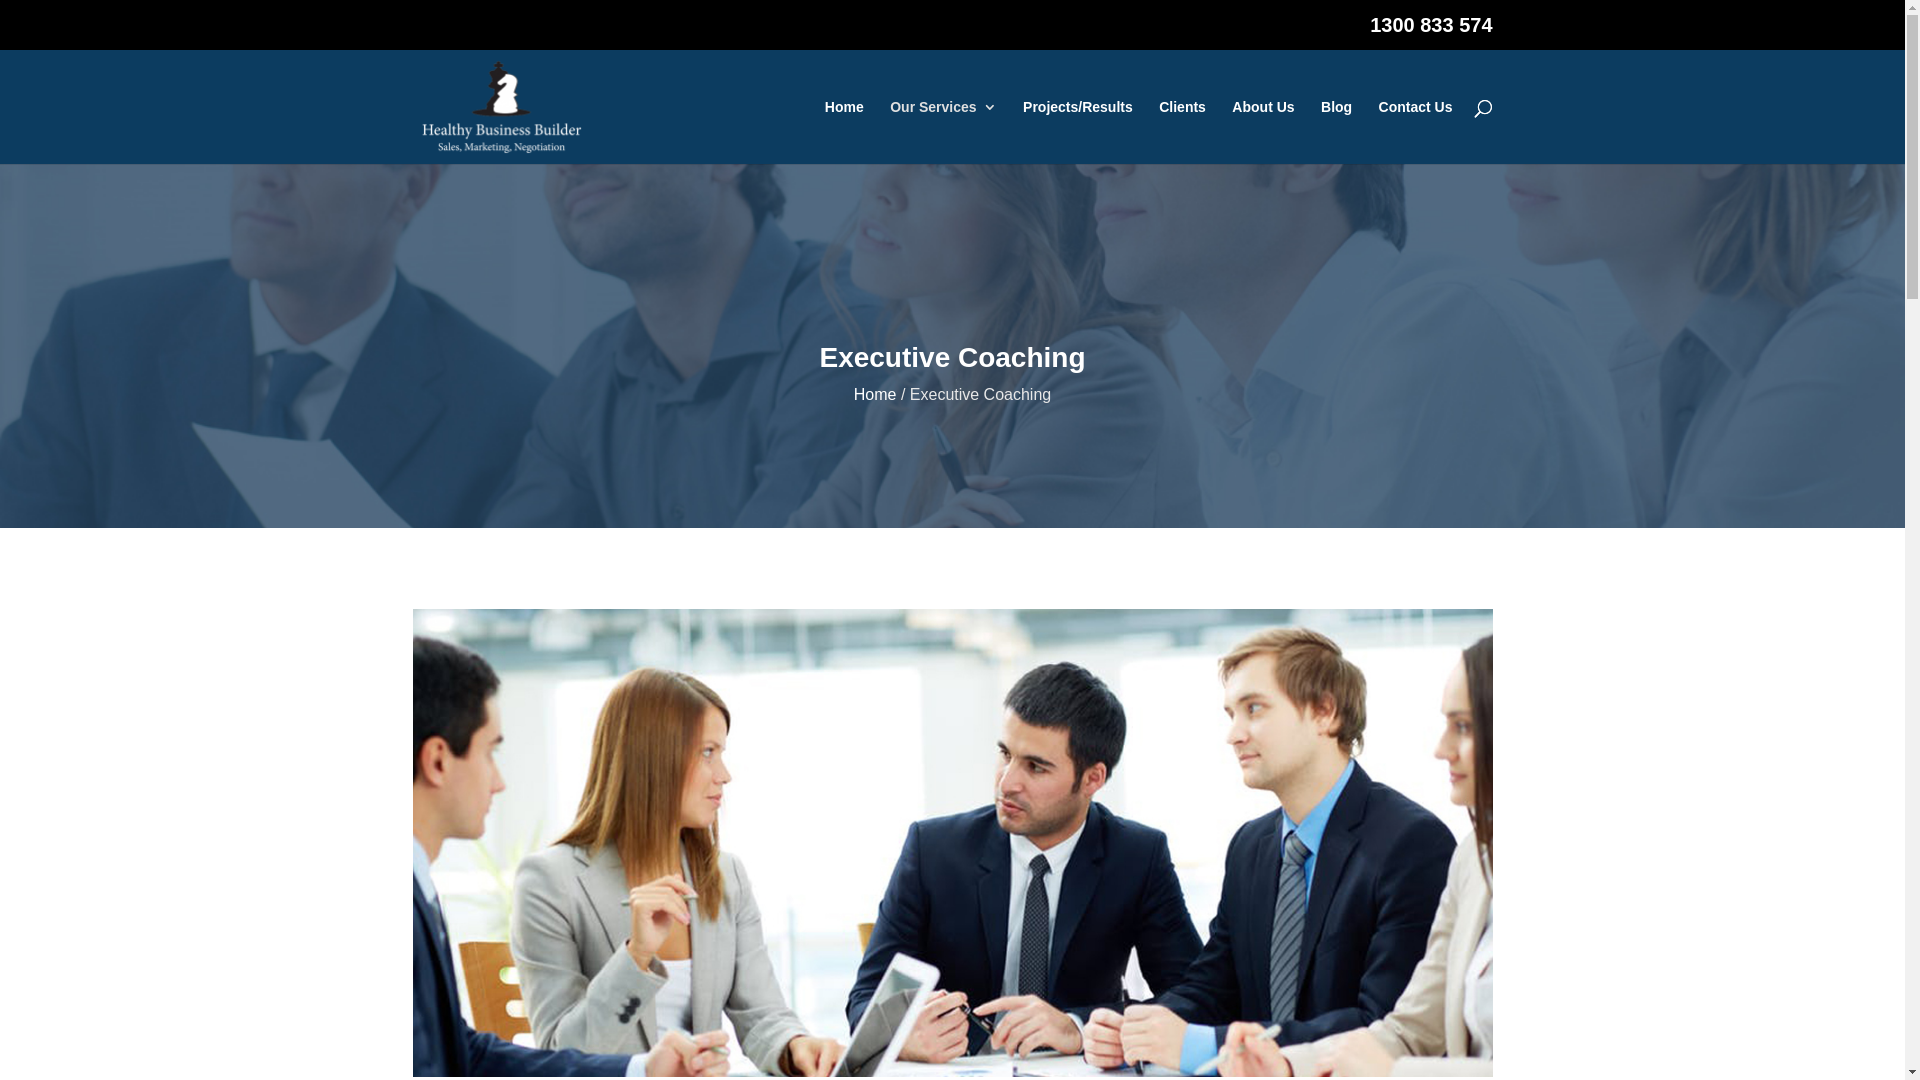 The image size is (1920, 1080). Describe the element at coordinates (941, 131) in the screenshot. I see `'Our Services'` at that location.